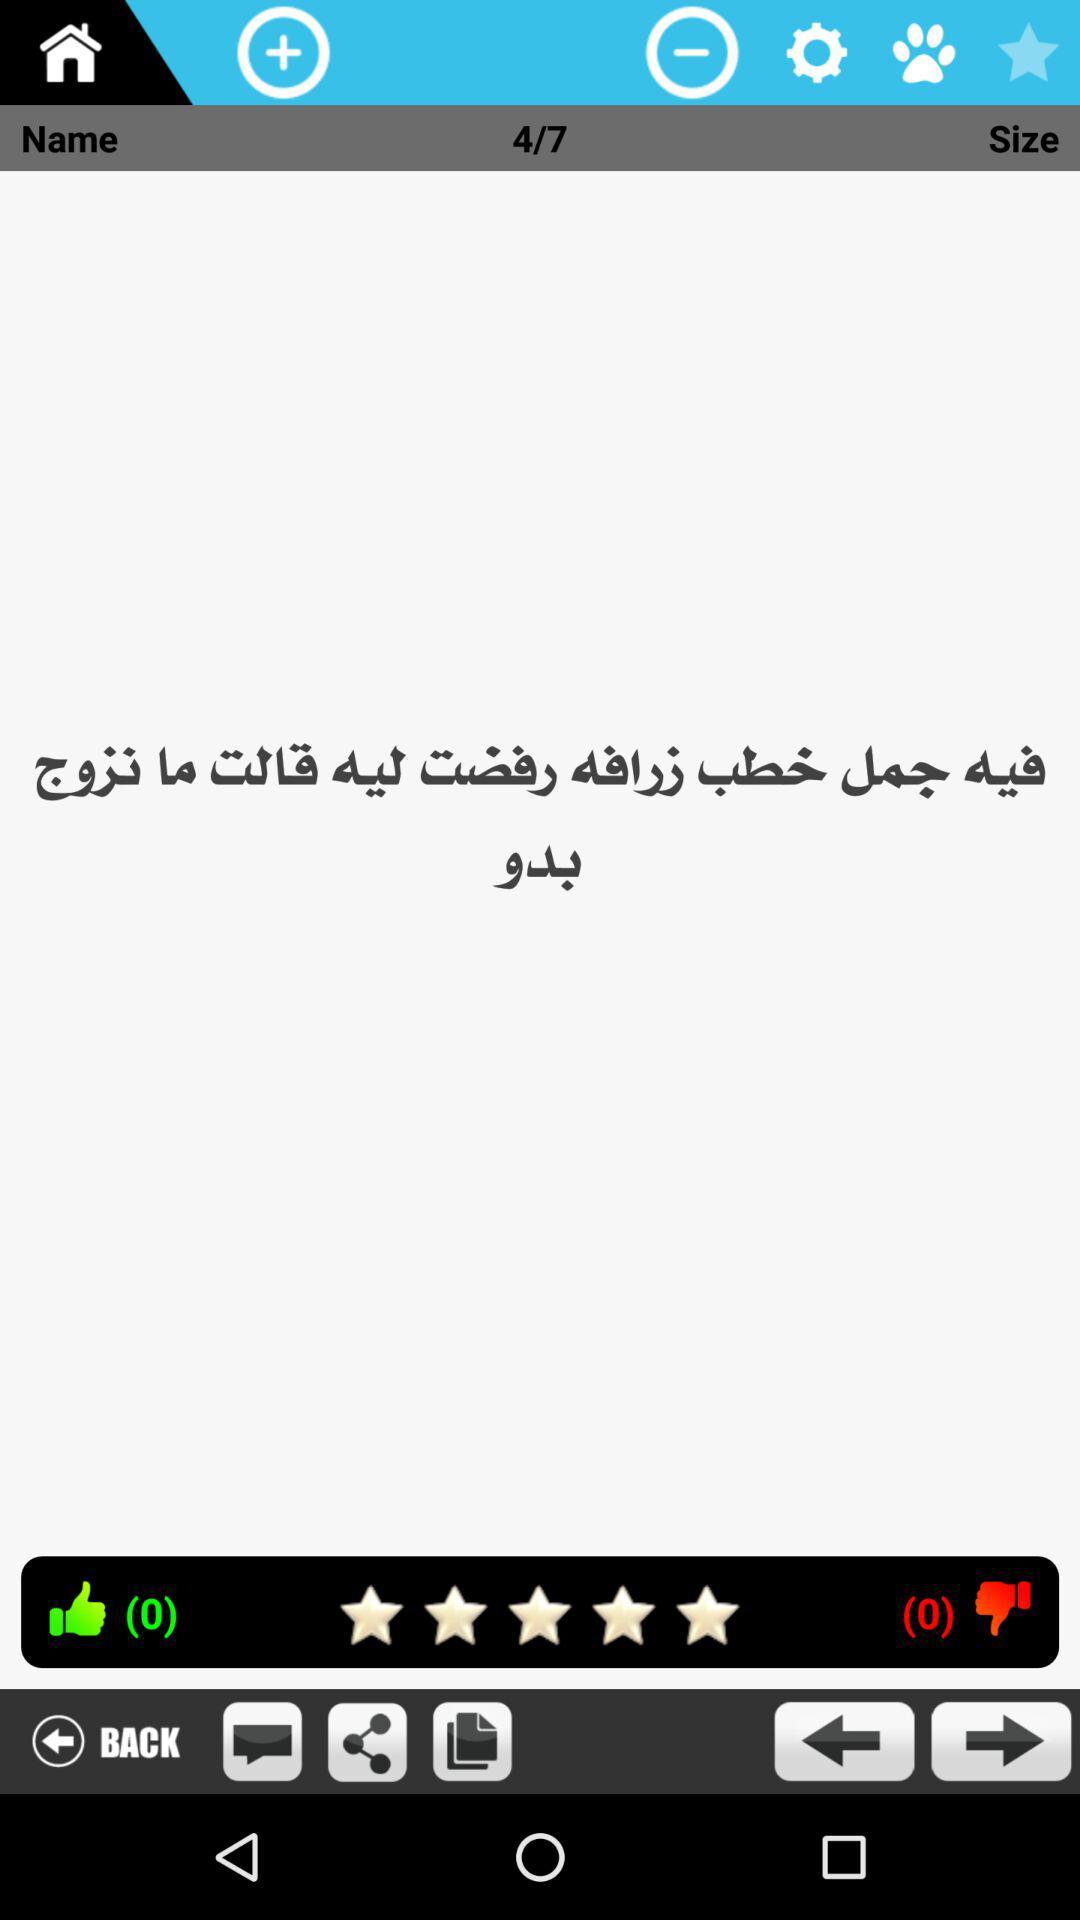 Image resolution: width=1080 pixels, height=1920 pixels. Describe the element at coordinates (75, 1608) in the screenshot. I see `like the article` at that location.